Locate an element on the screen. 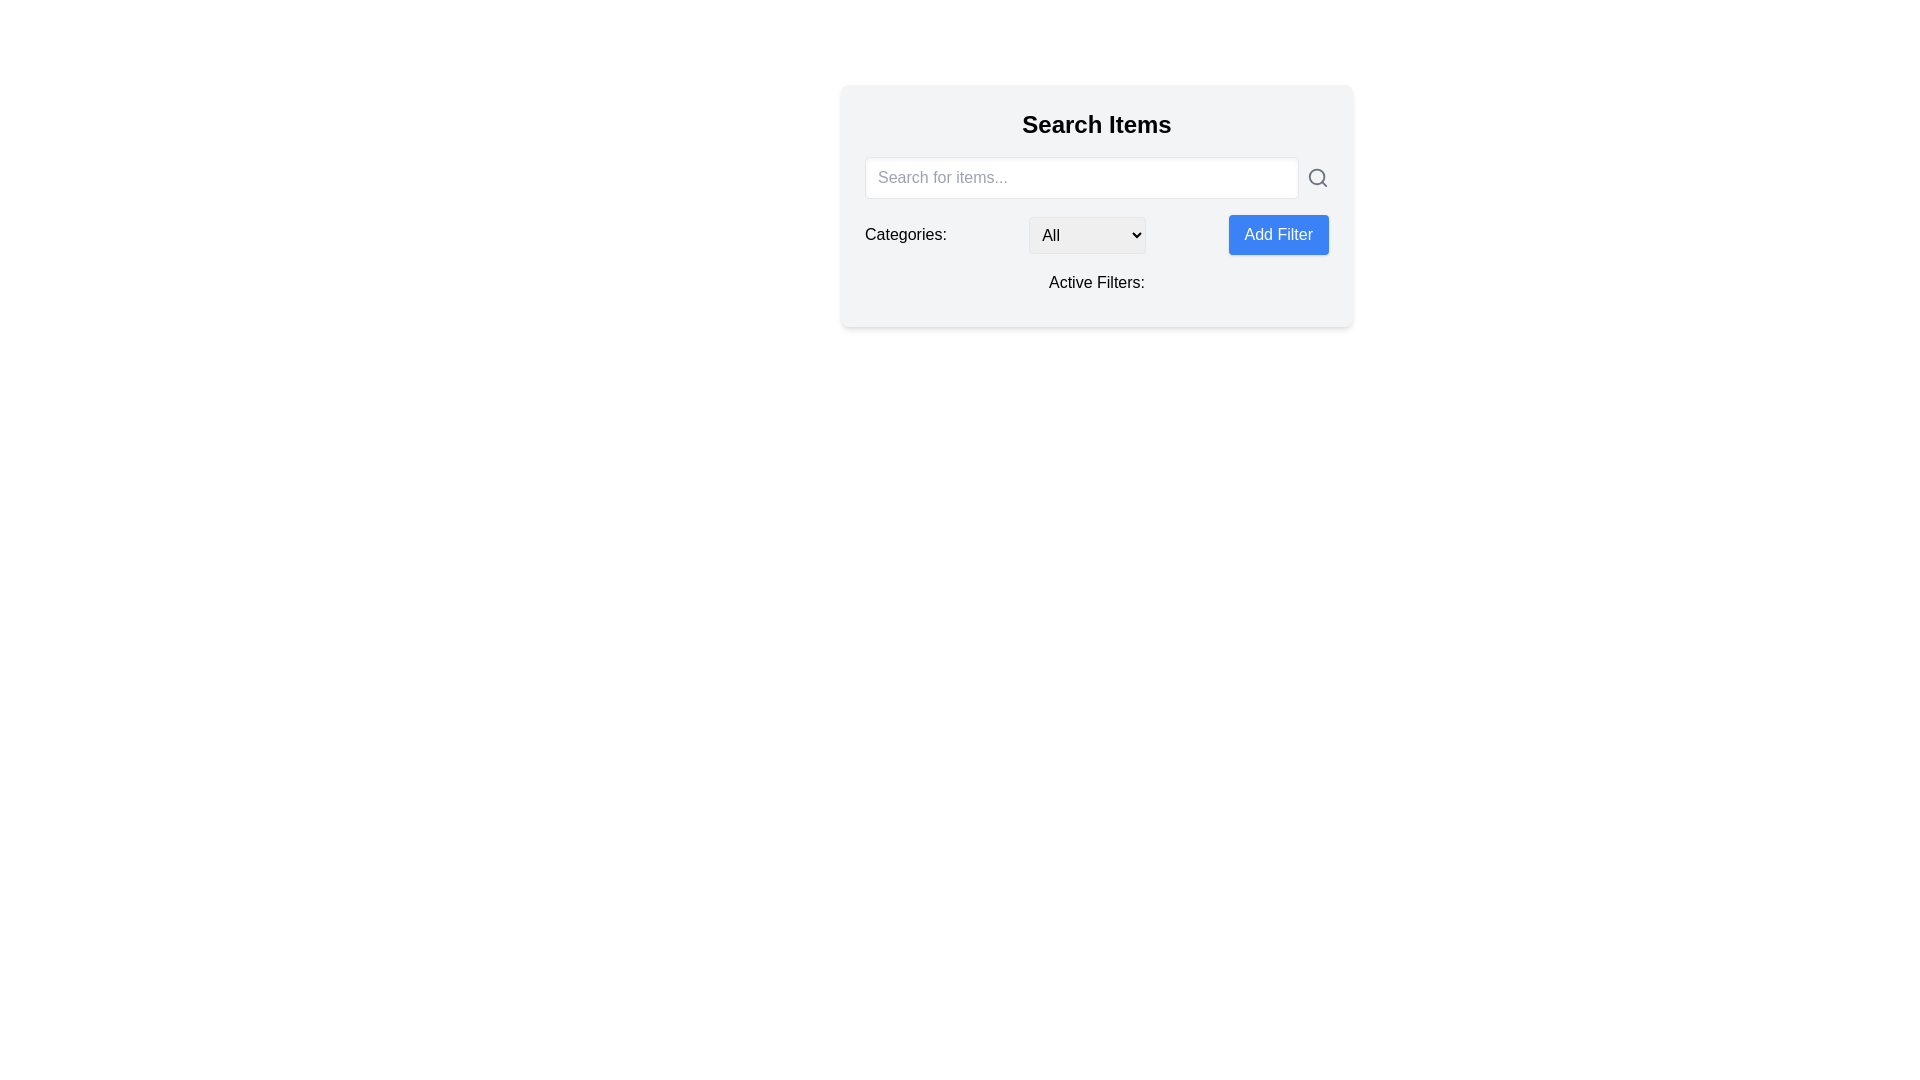 The width and height of the screenshot is (1920, 1080). the blue rectangular button labeled 'Add Filter' is located at coordinates (1277, 234).